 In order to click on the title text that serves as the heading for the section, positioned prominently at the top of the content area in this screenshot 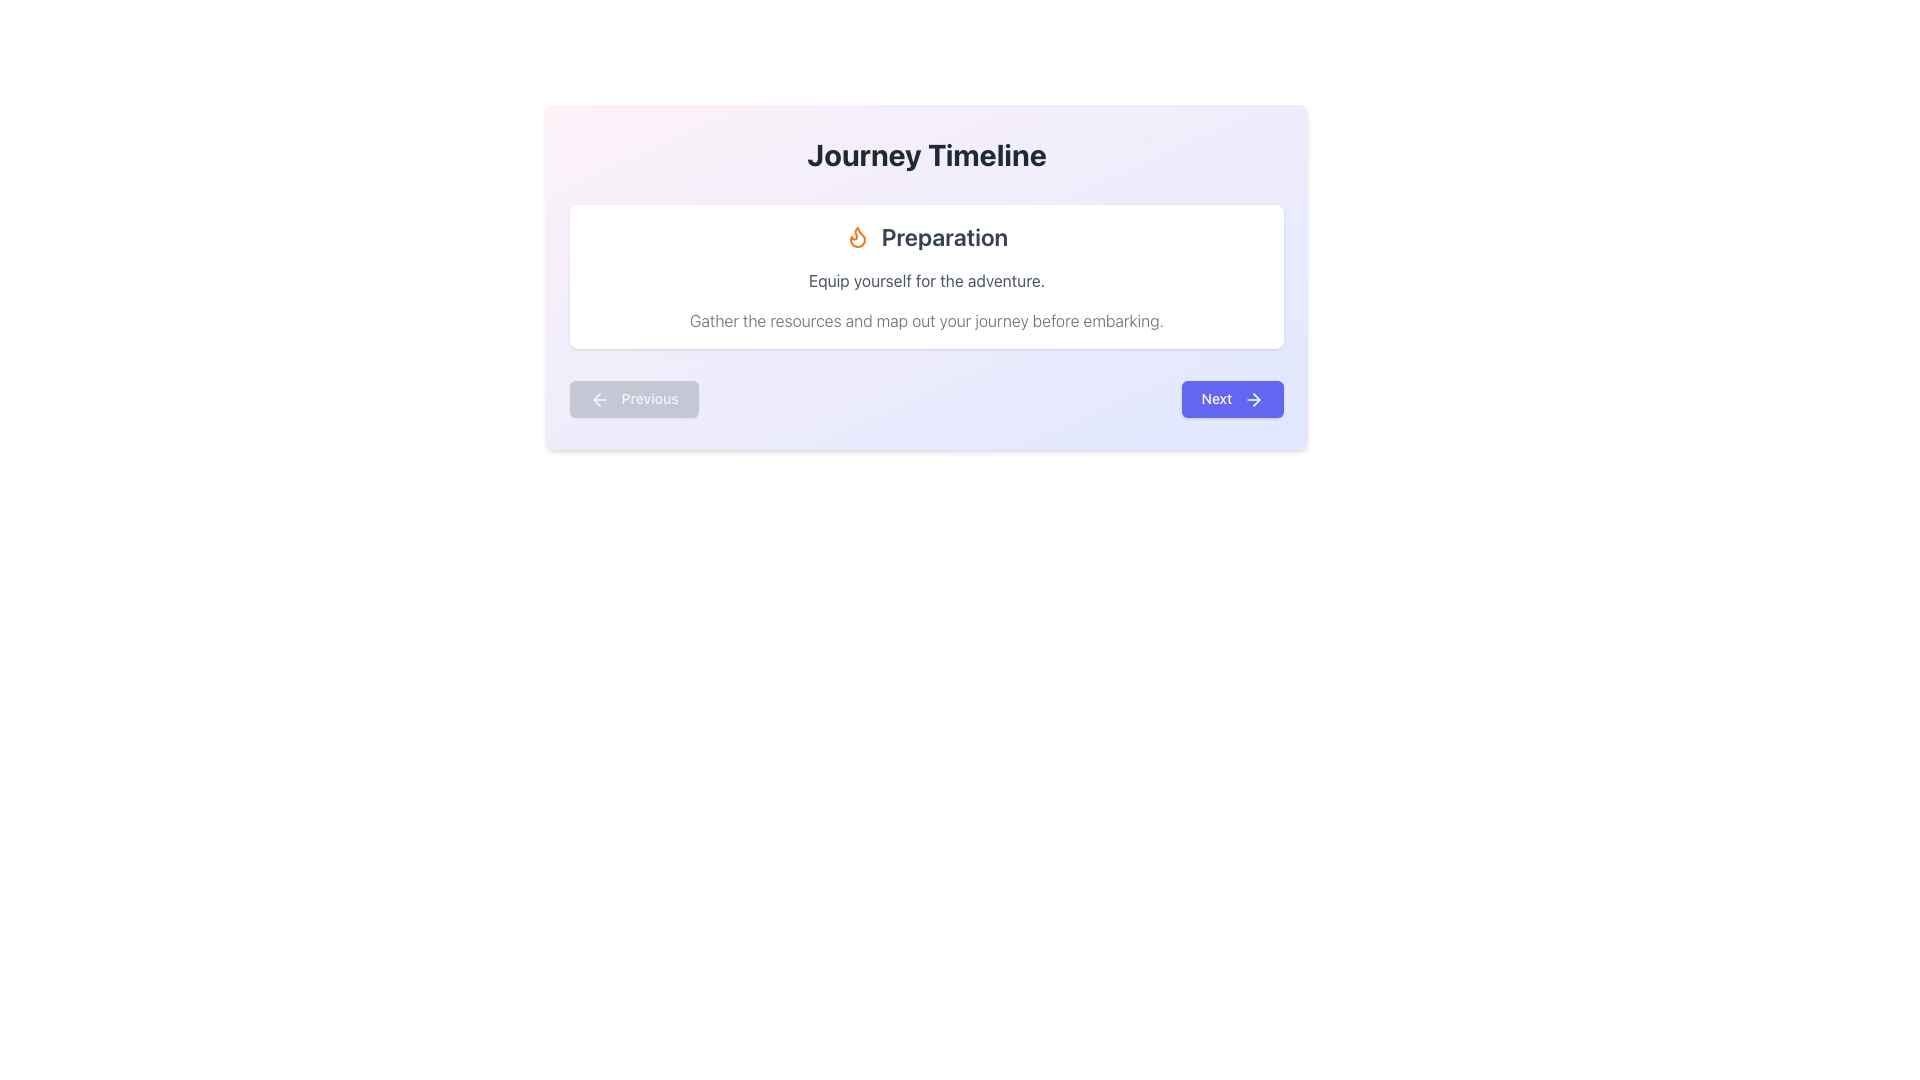, I will do `click(925, 153)`.